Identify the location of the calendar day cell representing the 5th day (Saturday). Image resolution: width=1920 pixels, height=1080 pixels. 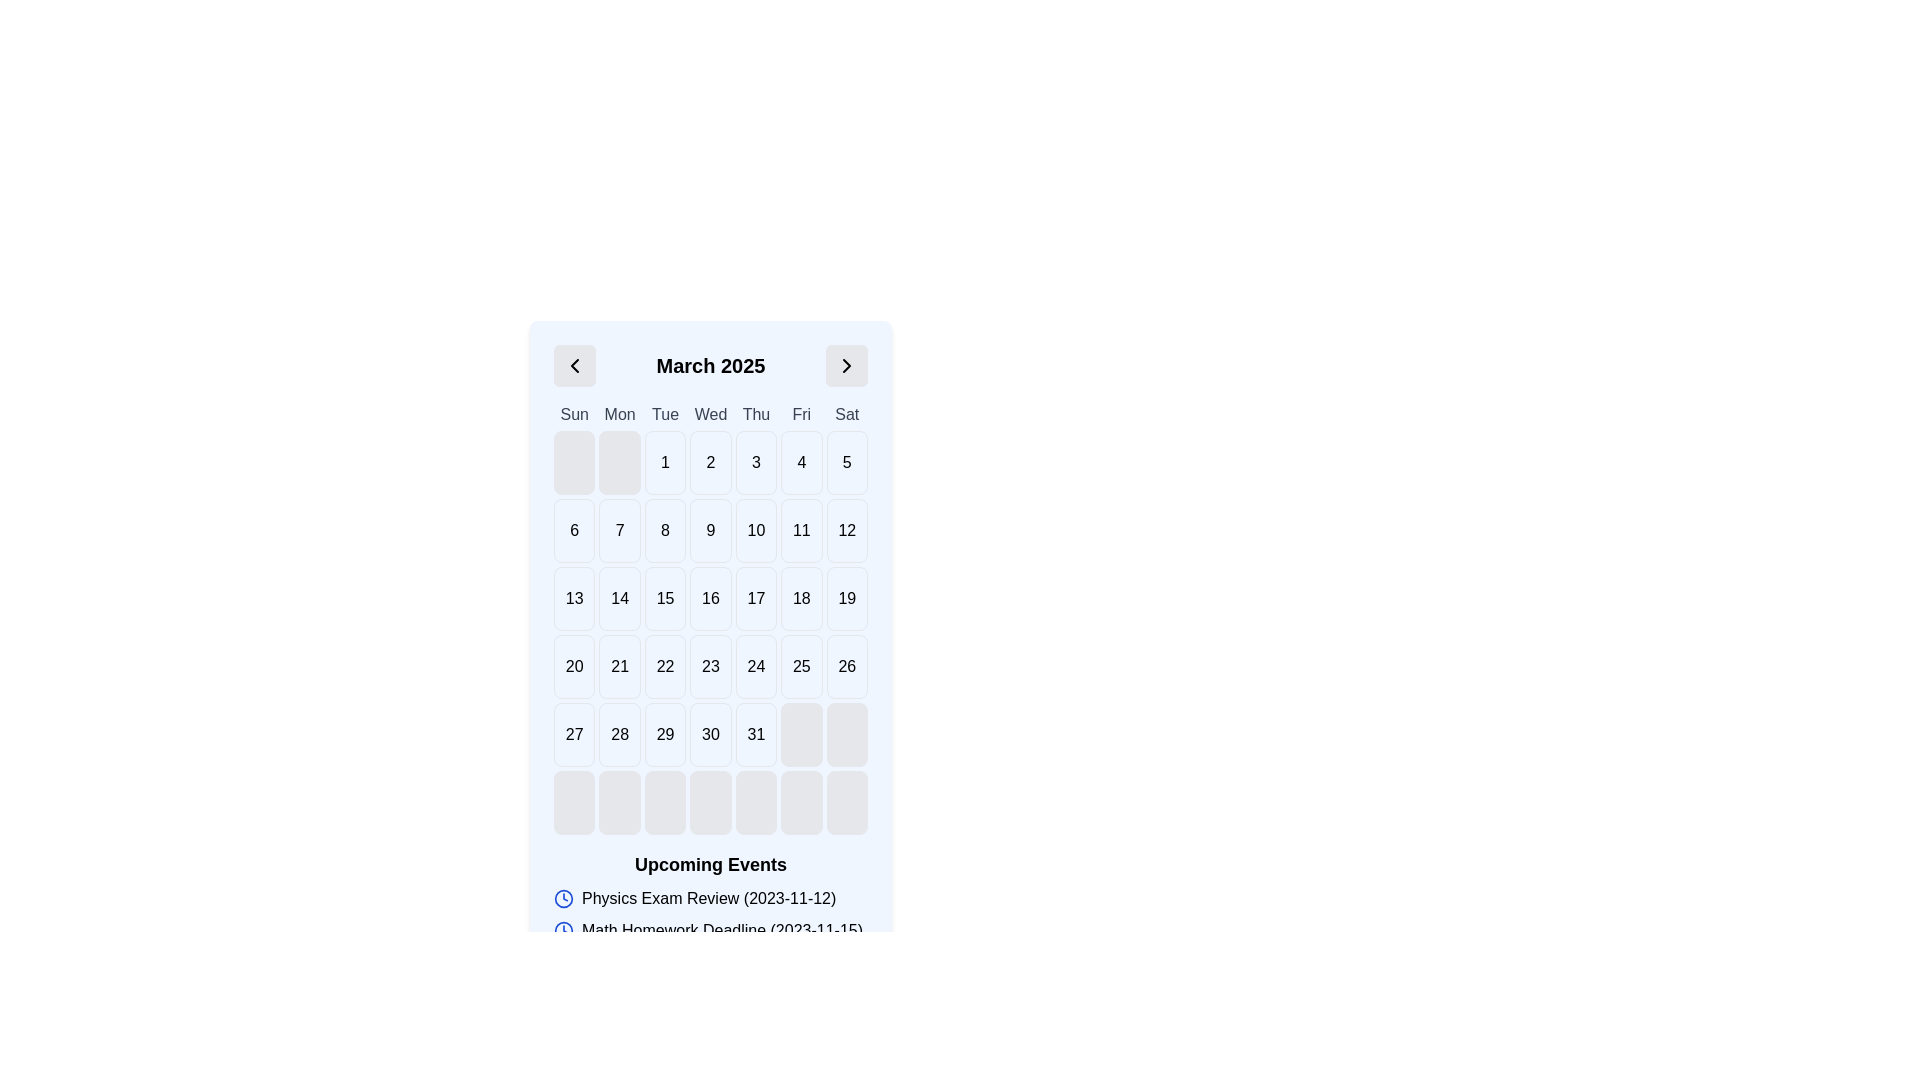
(847, 462).